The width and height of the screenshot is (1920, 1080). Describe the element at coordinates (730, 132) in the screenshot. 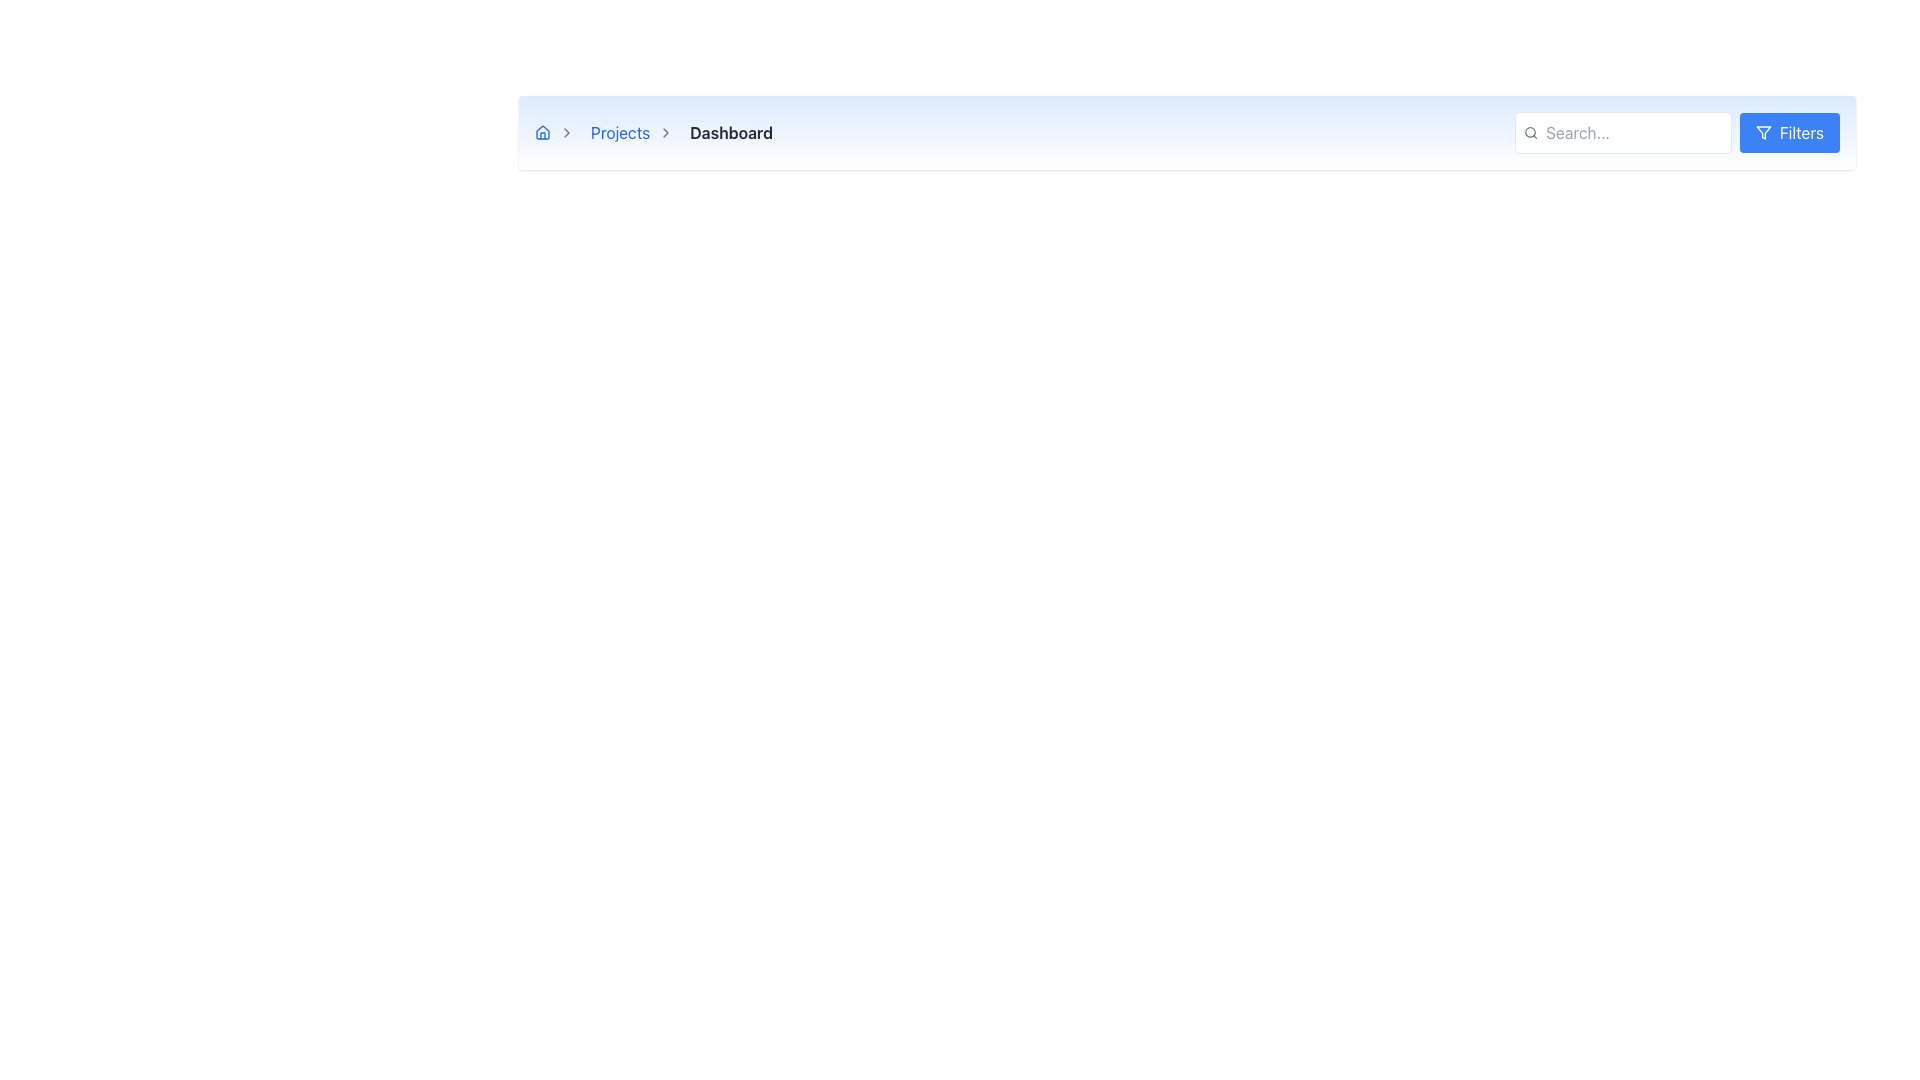

I see `text content of the 'Dashboard' text component located in the light blue colored top navigation bar, which is the last item in a breadcrumb trail and positioned to the right of the 'Projects' label` at that location.